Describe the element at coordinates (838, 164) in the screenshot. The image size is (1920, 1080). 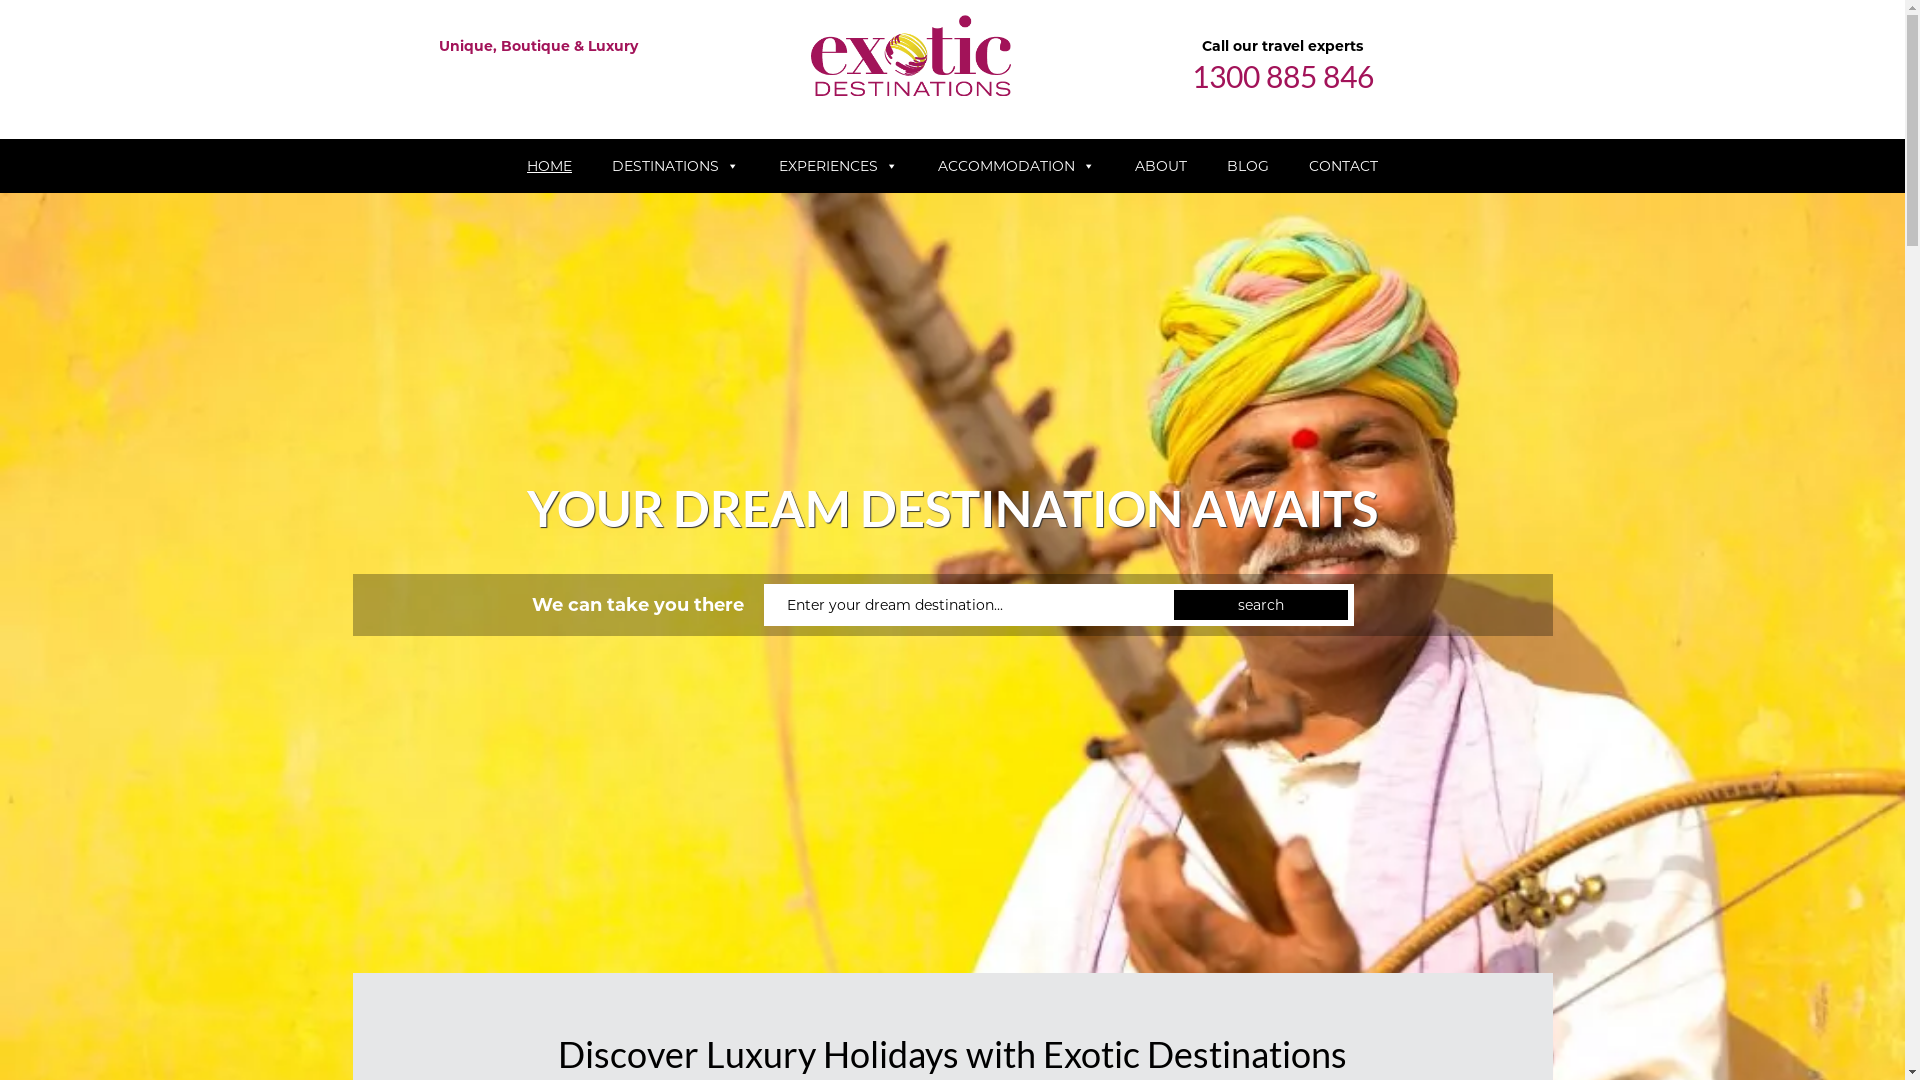
I see `'EXPERIENCES'` at that location.